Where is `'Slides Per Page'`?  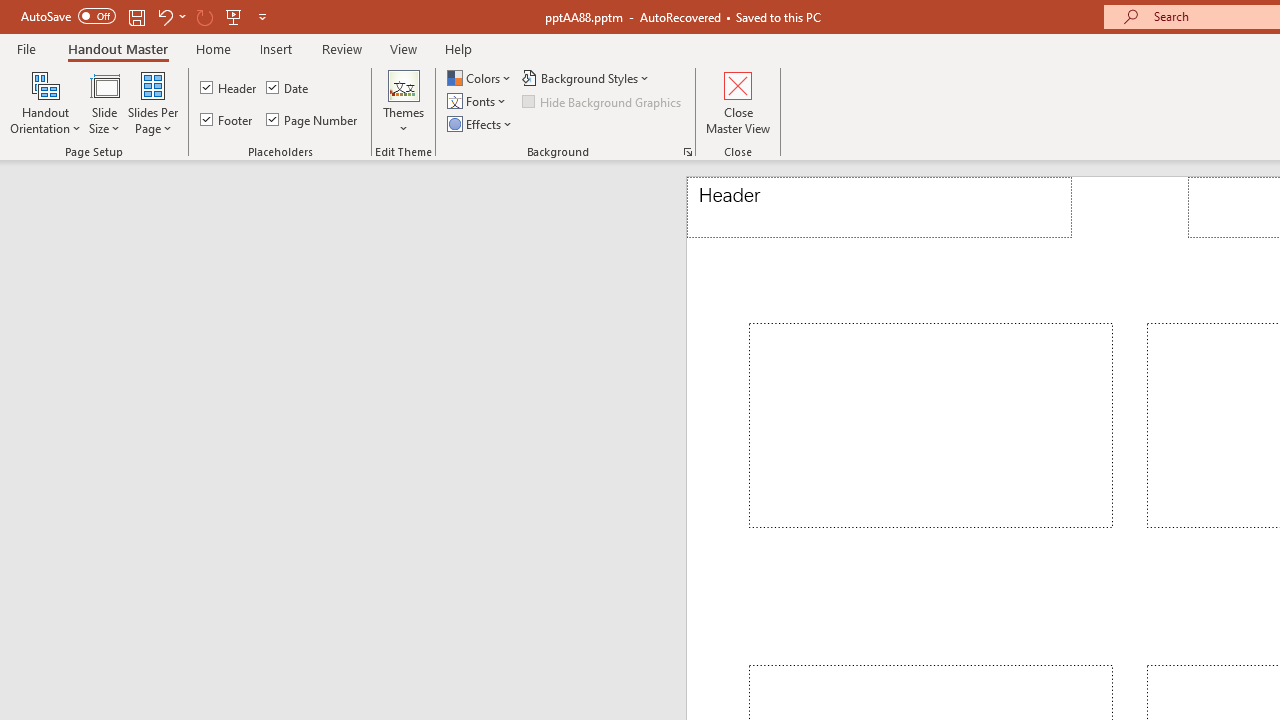
'Slides Per Page' is located at coordinates (151, 103).